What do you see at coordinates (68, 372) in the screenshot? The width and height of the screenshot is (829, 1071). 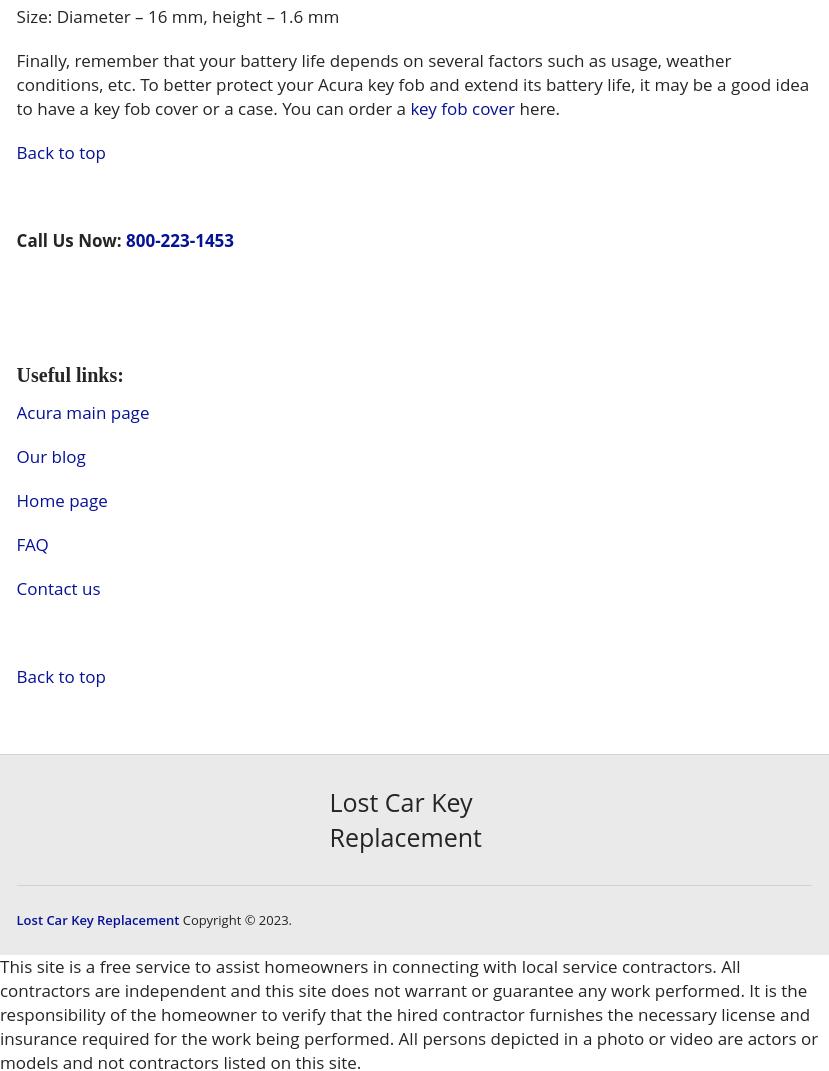 I see `'Useful links:'` at bounding box center [68, 372].